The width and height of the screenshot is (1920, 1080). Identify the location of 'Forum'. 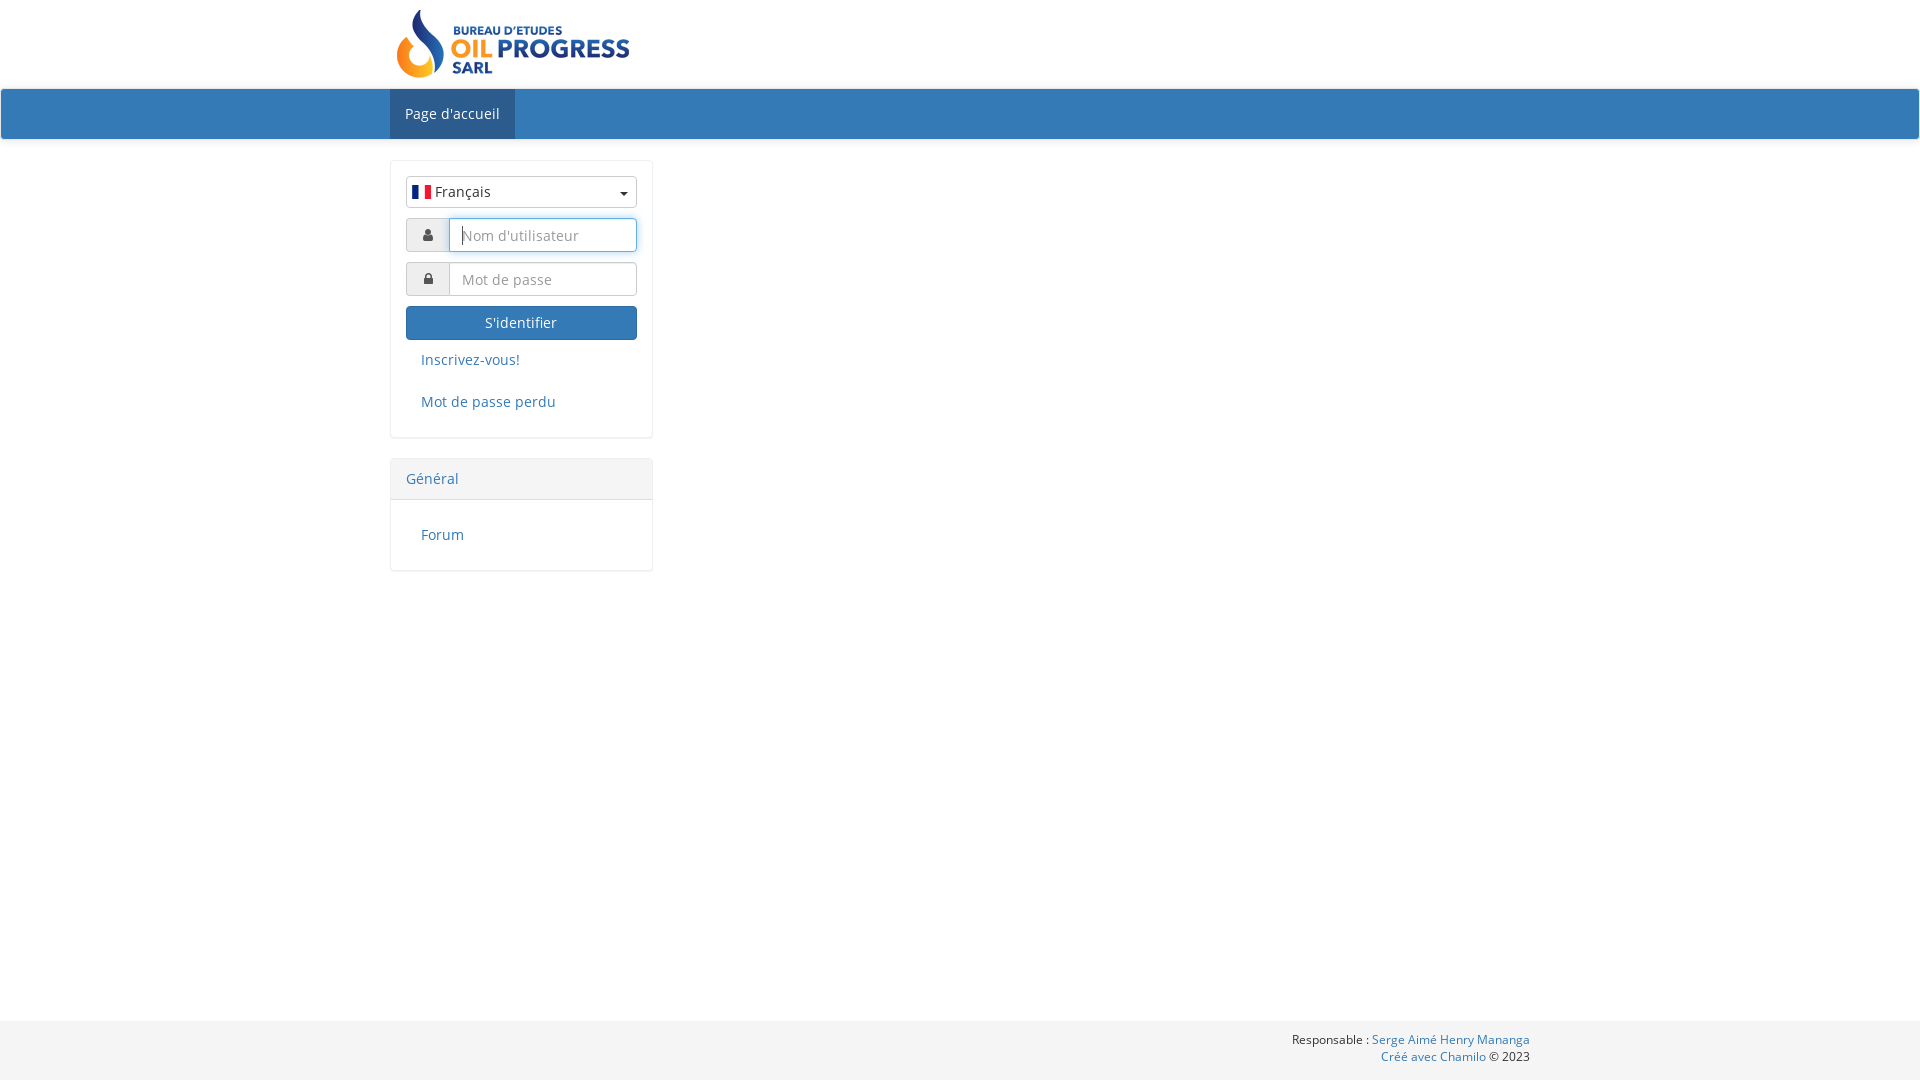
(405, 534).